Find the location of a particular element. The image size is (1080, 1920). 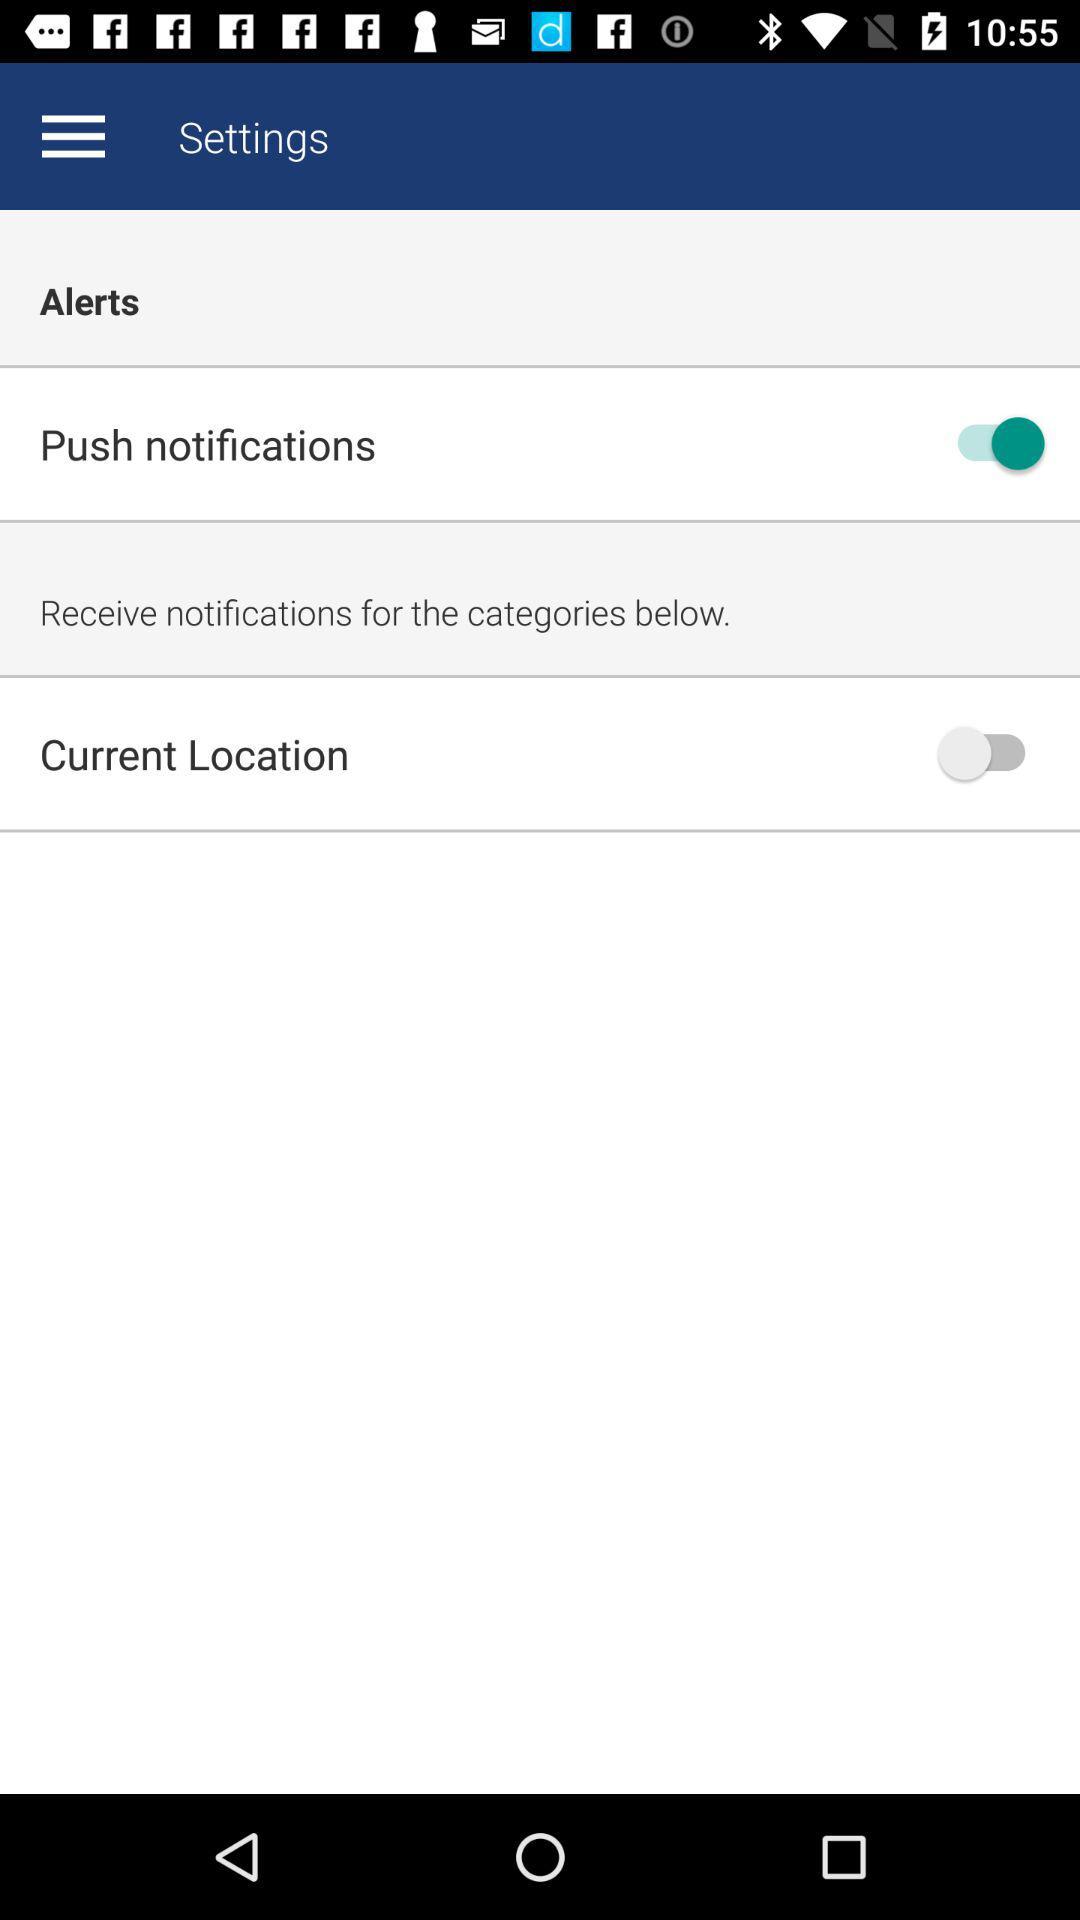

the app next to the settings item is located at coordinates (72, 135).